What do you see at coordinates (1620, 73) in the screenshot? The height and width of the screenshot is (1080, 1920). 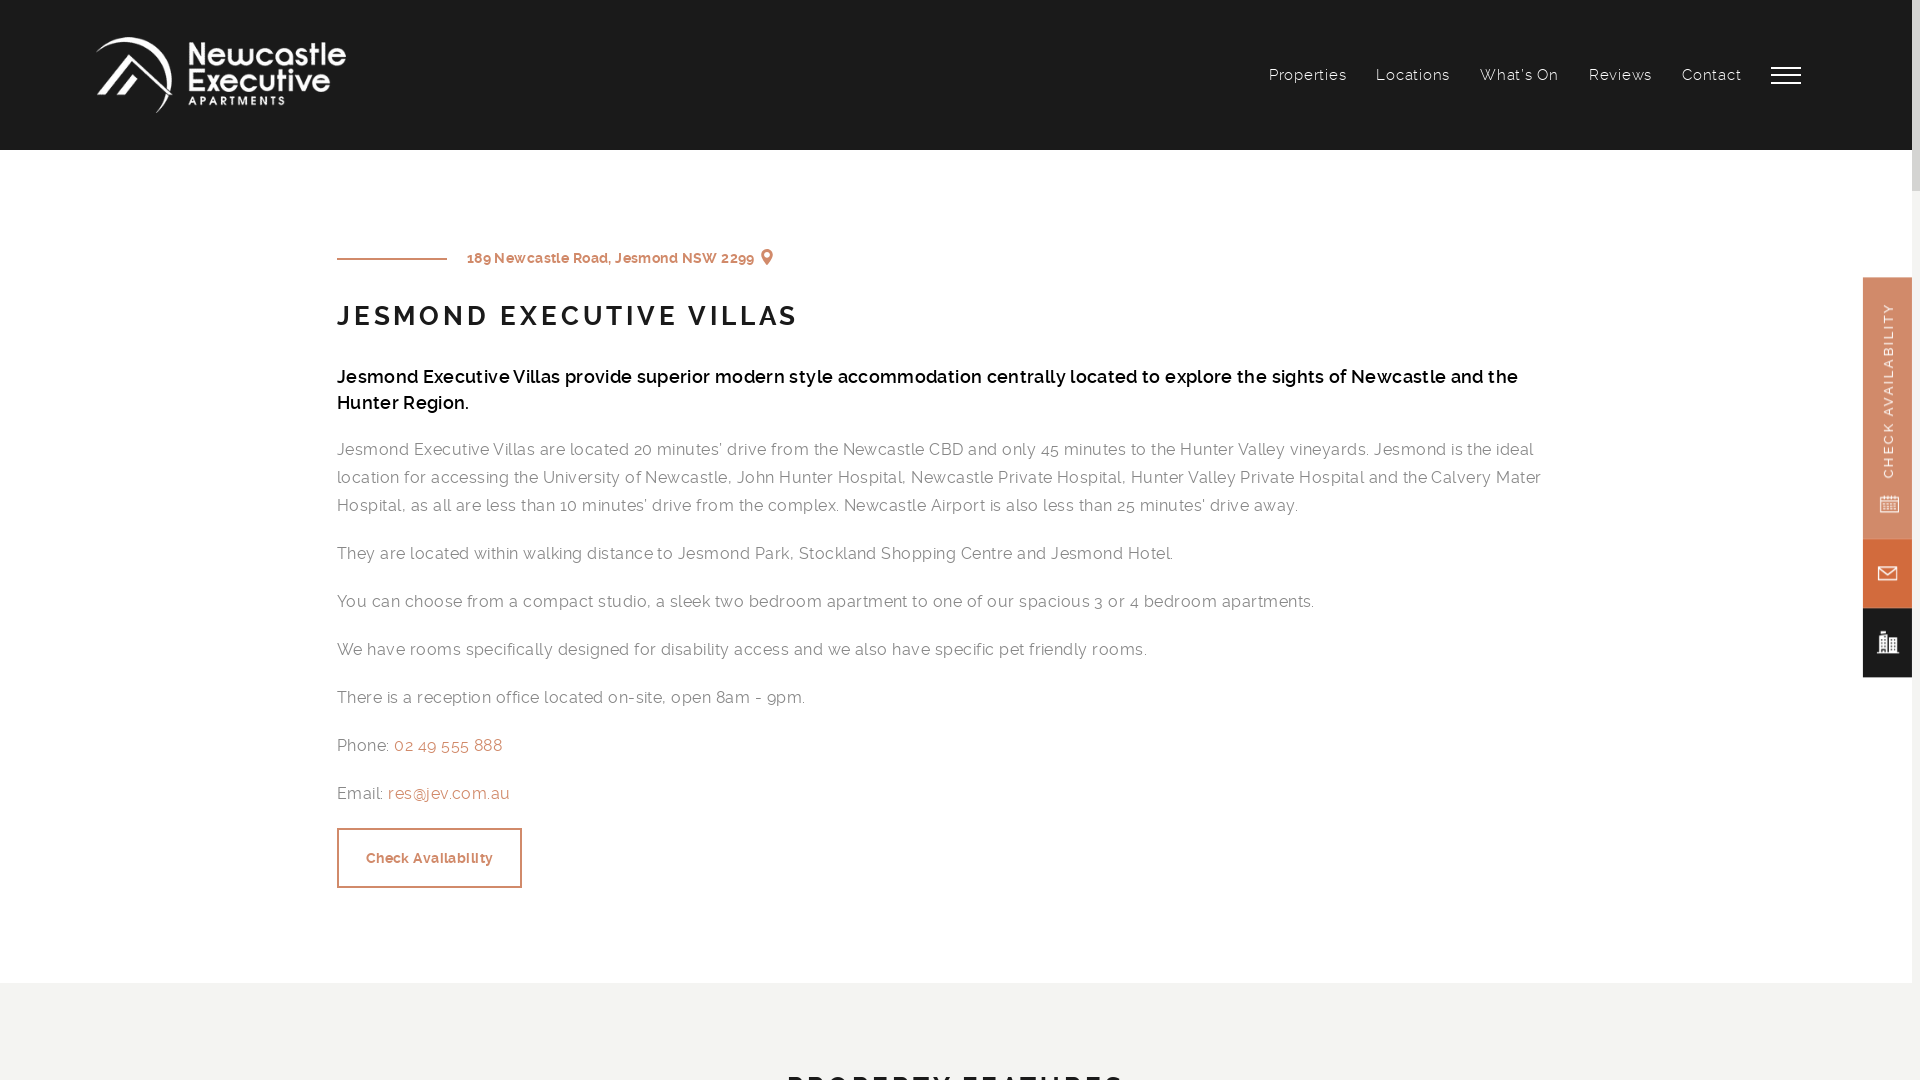 I see `'Reviews'` at bounding box center [1620, 73].